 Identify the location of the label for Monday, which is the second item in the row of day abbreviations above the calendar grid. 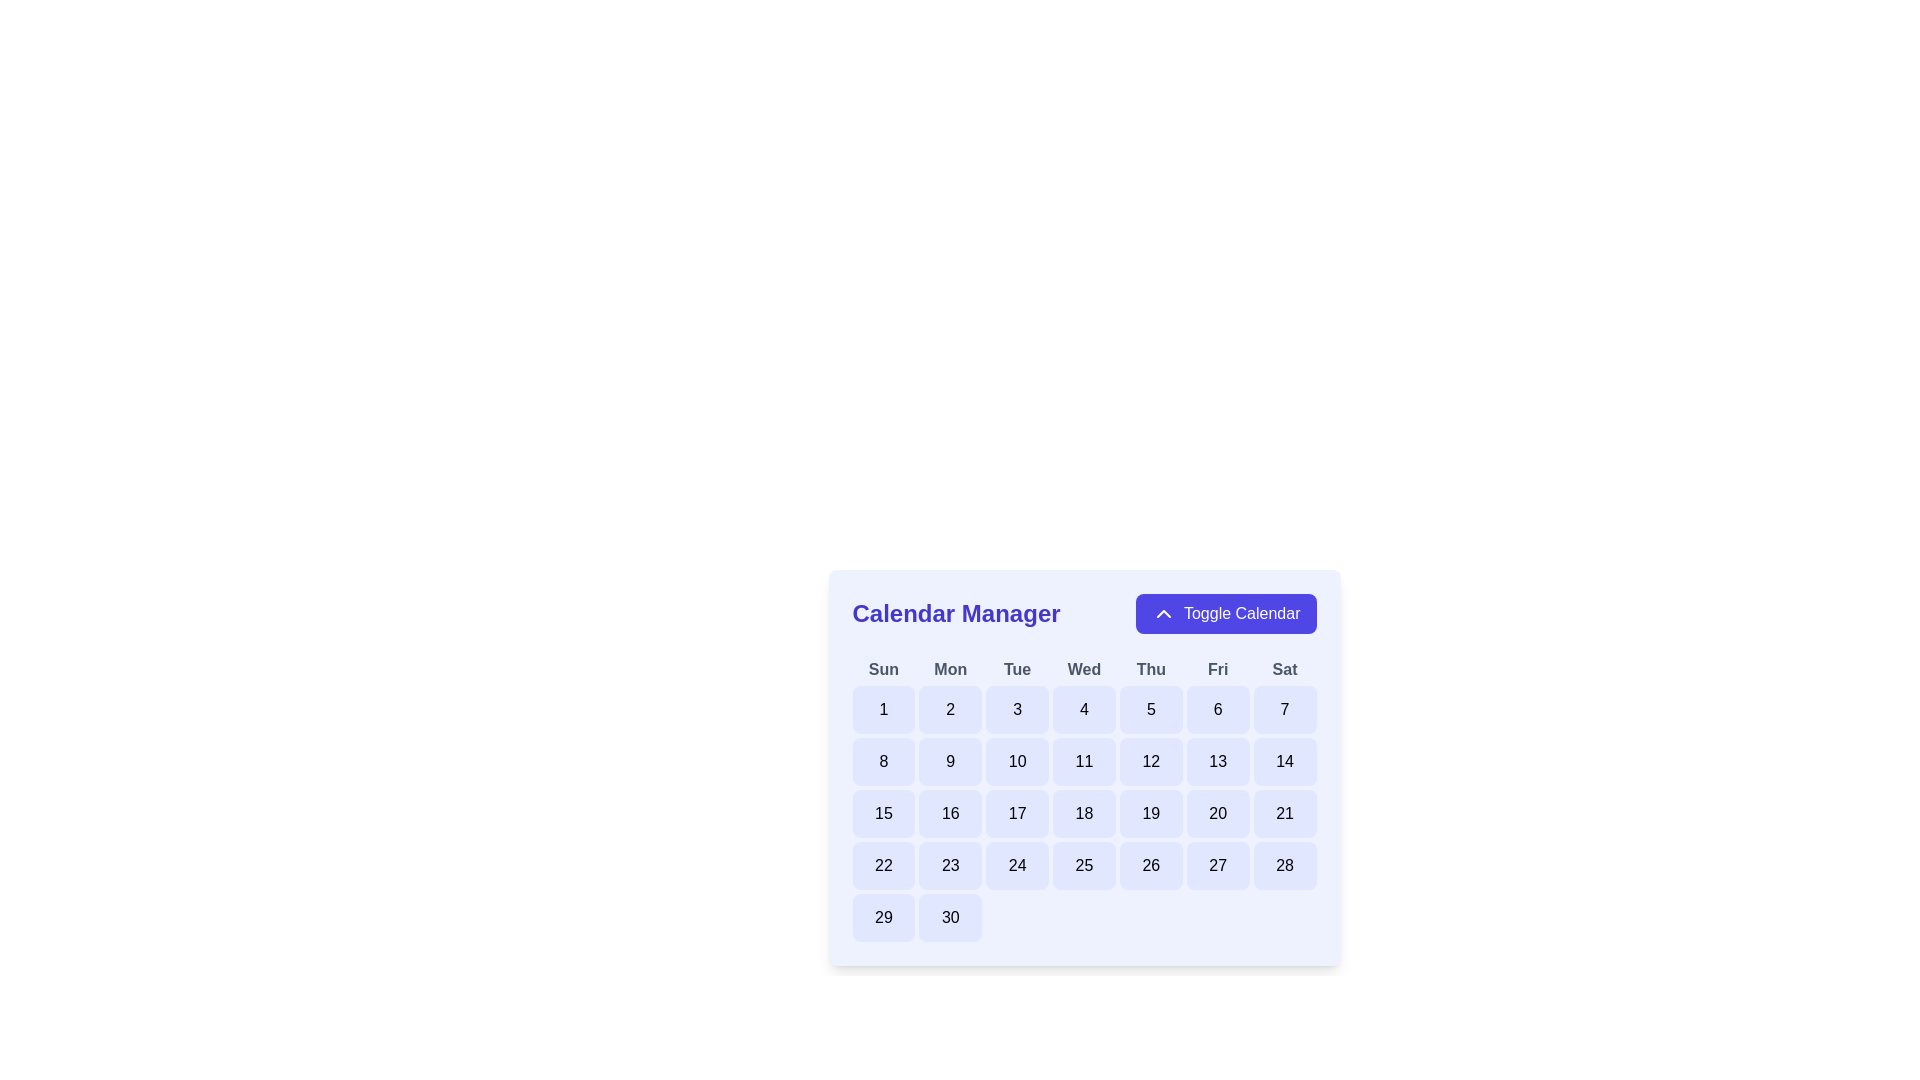
(949, 670).